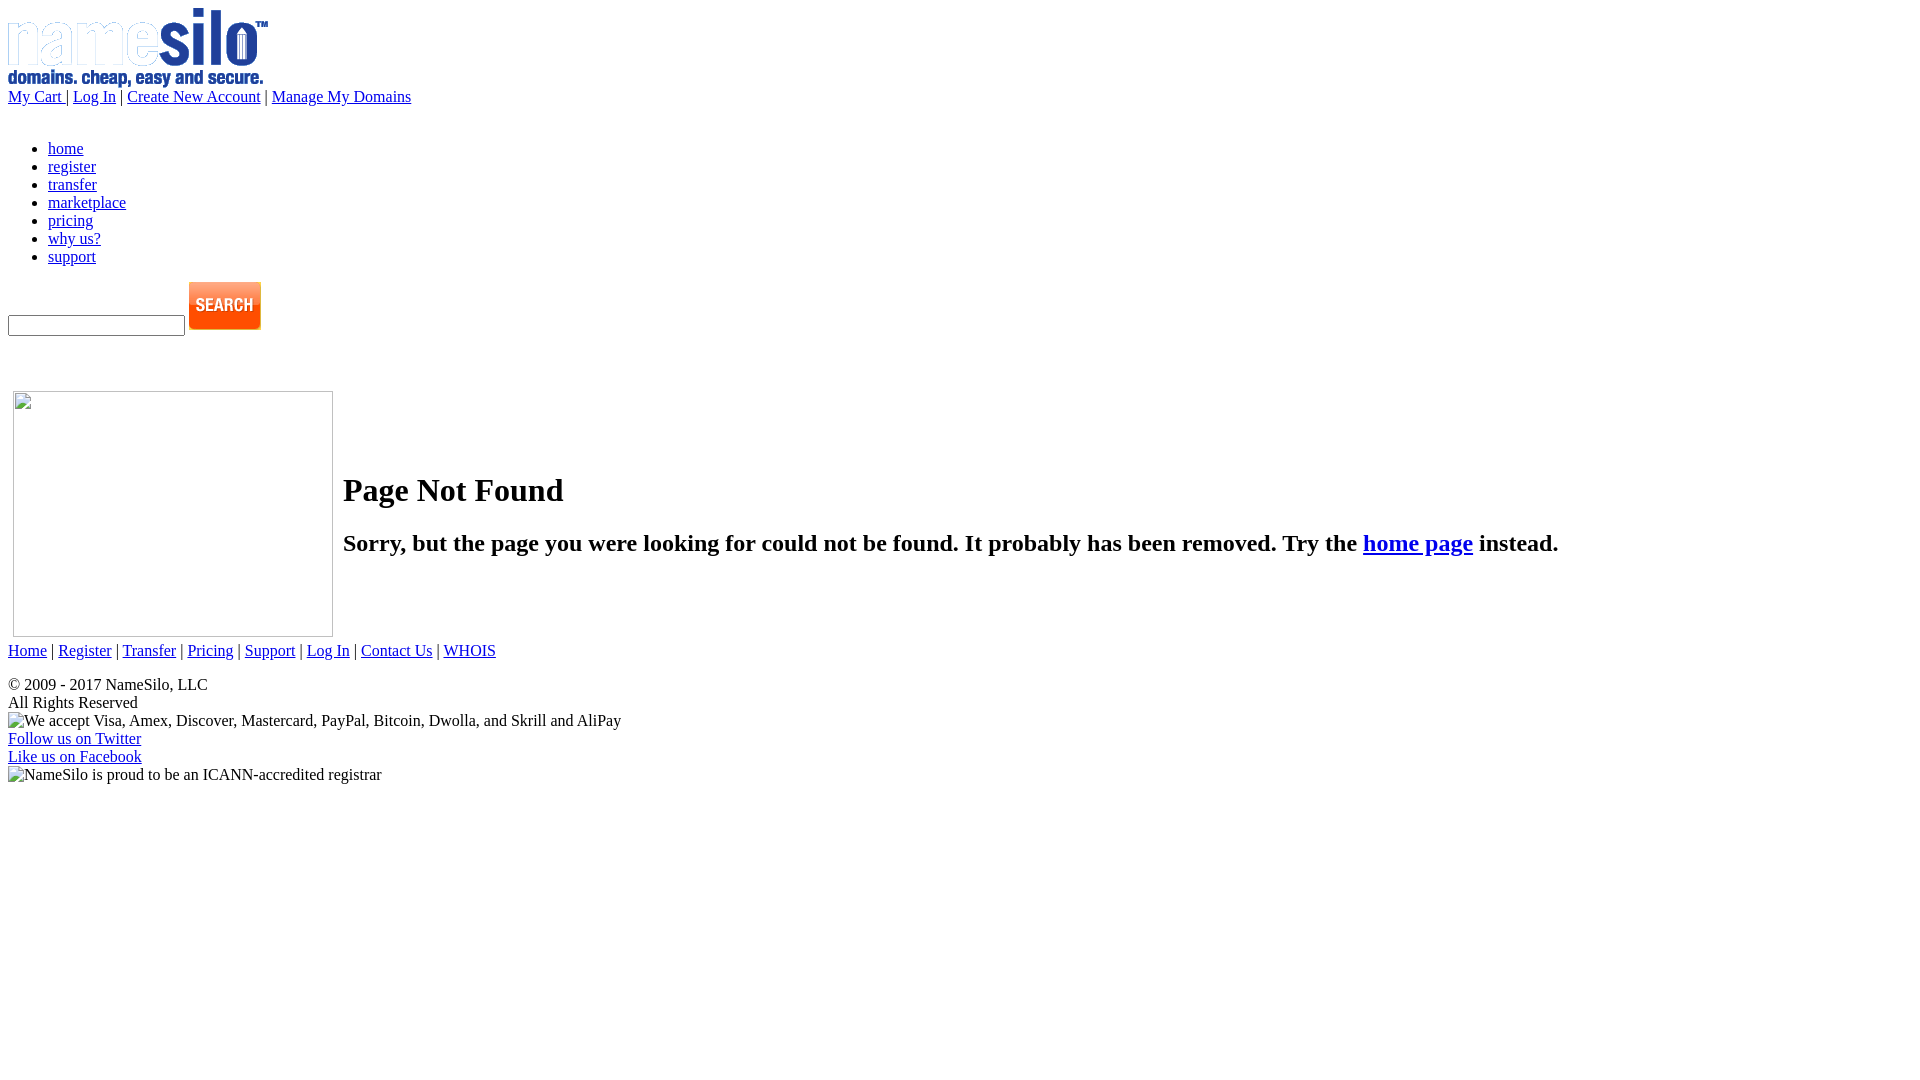 The height and width of the screenshot is (1080, 1920). Describe the element at coordinates (74, 738) in the screenshot. I see `'Follow us on Twitter'` at that location.